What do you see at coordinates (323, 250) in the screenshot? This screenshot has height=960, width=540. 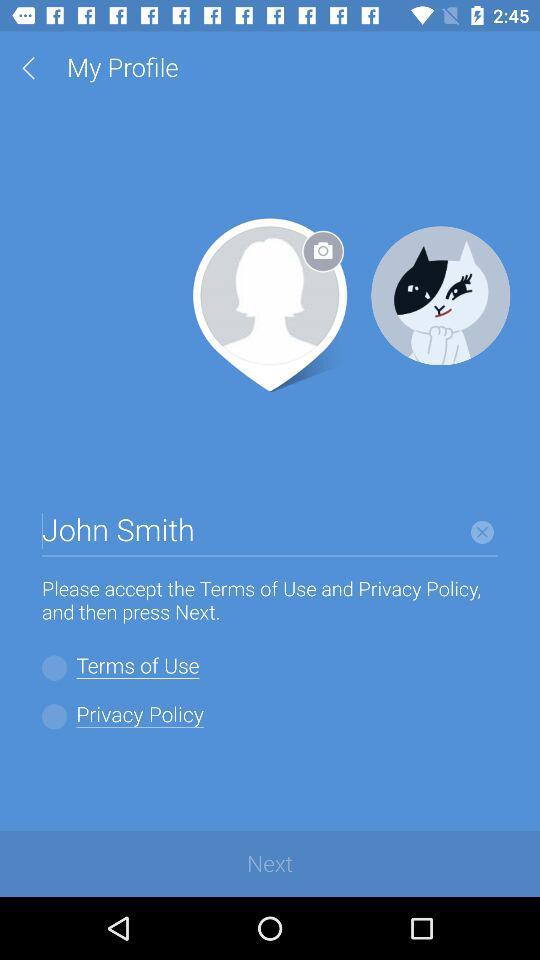 I see `the photo icon` at bounding box center [323, 250].